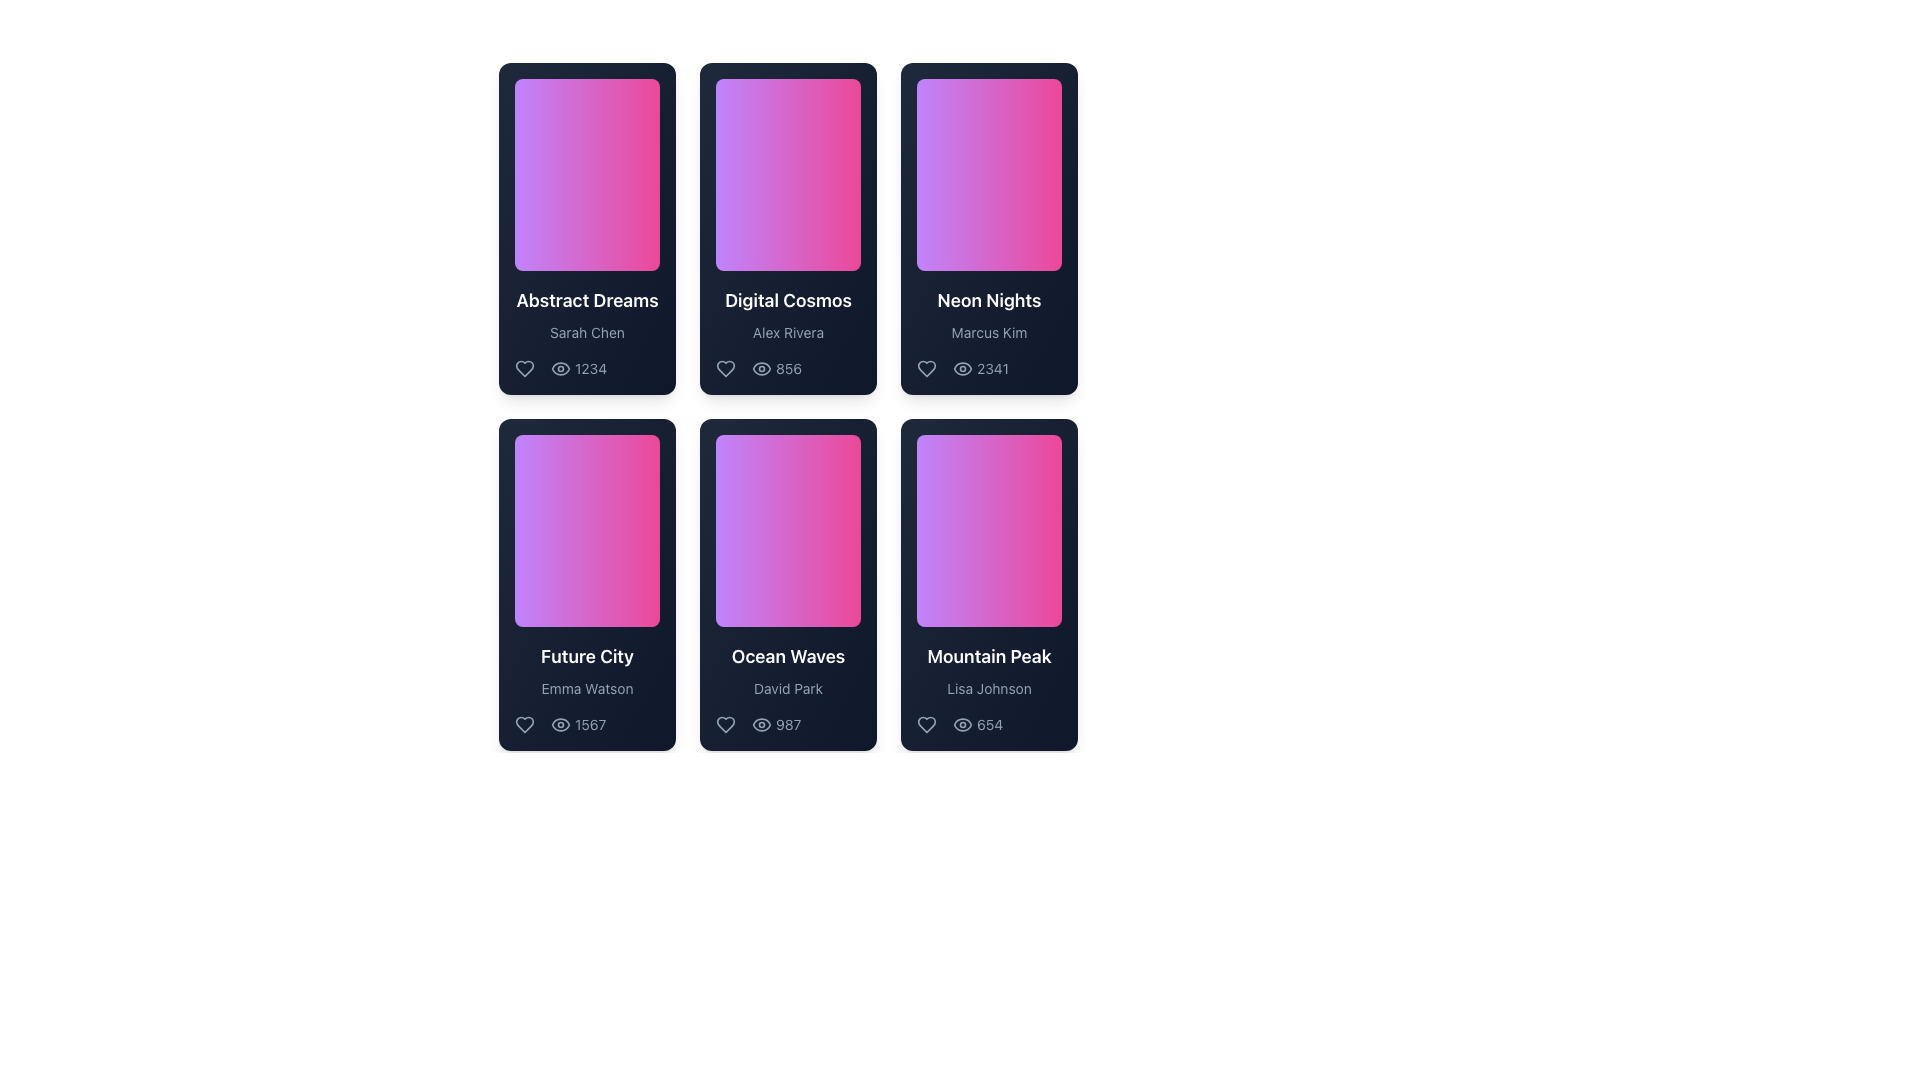 This screenshot has height=1080, width=1920. What do you see at coordinates (560, 369) in the screenshot?
I see `the Text node element displaying '1234', which is positioned to the right of an eye-shaped icon in a horizontal group below the card titled 'Abstract Dreams'` at bounding box center [560, 369].